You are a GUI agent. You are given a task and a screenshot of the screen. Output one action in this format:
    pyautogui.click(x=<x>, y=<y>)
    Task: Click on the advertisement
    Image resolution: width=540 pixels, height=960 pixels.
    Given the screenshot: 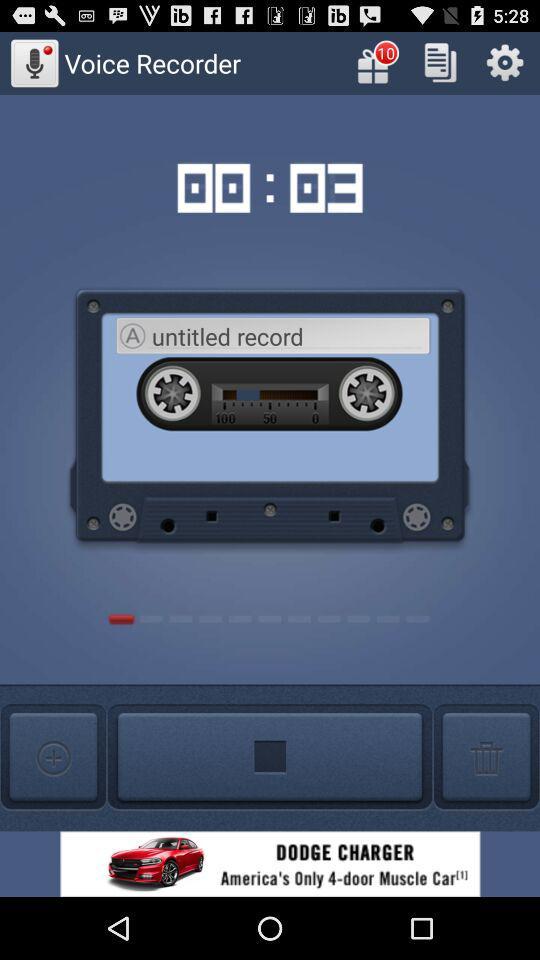 What is the action you would take?
    pyautogui.click(x=270, y=863)
    